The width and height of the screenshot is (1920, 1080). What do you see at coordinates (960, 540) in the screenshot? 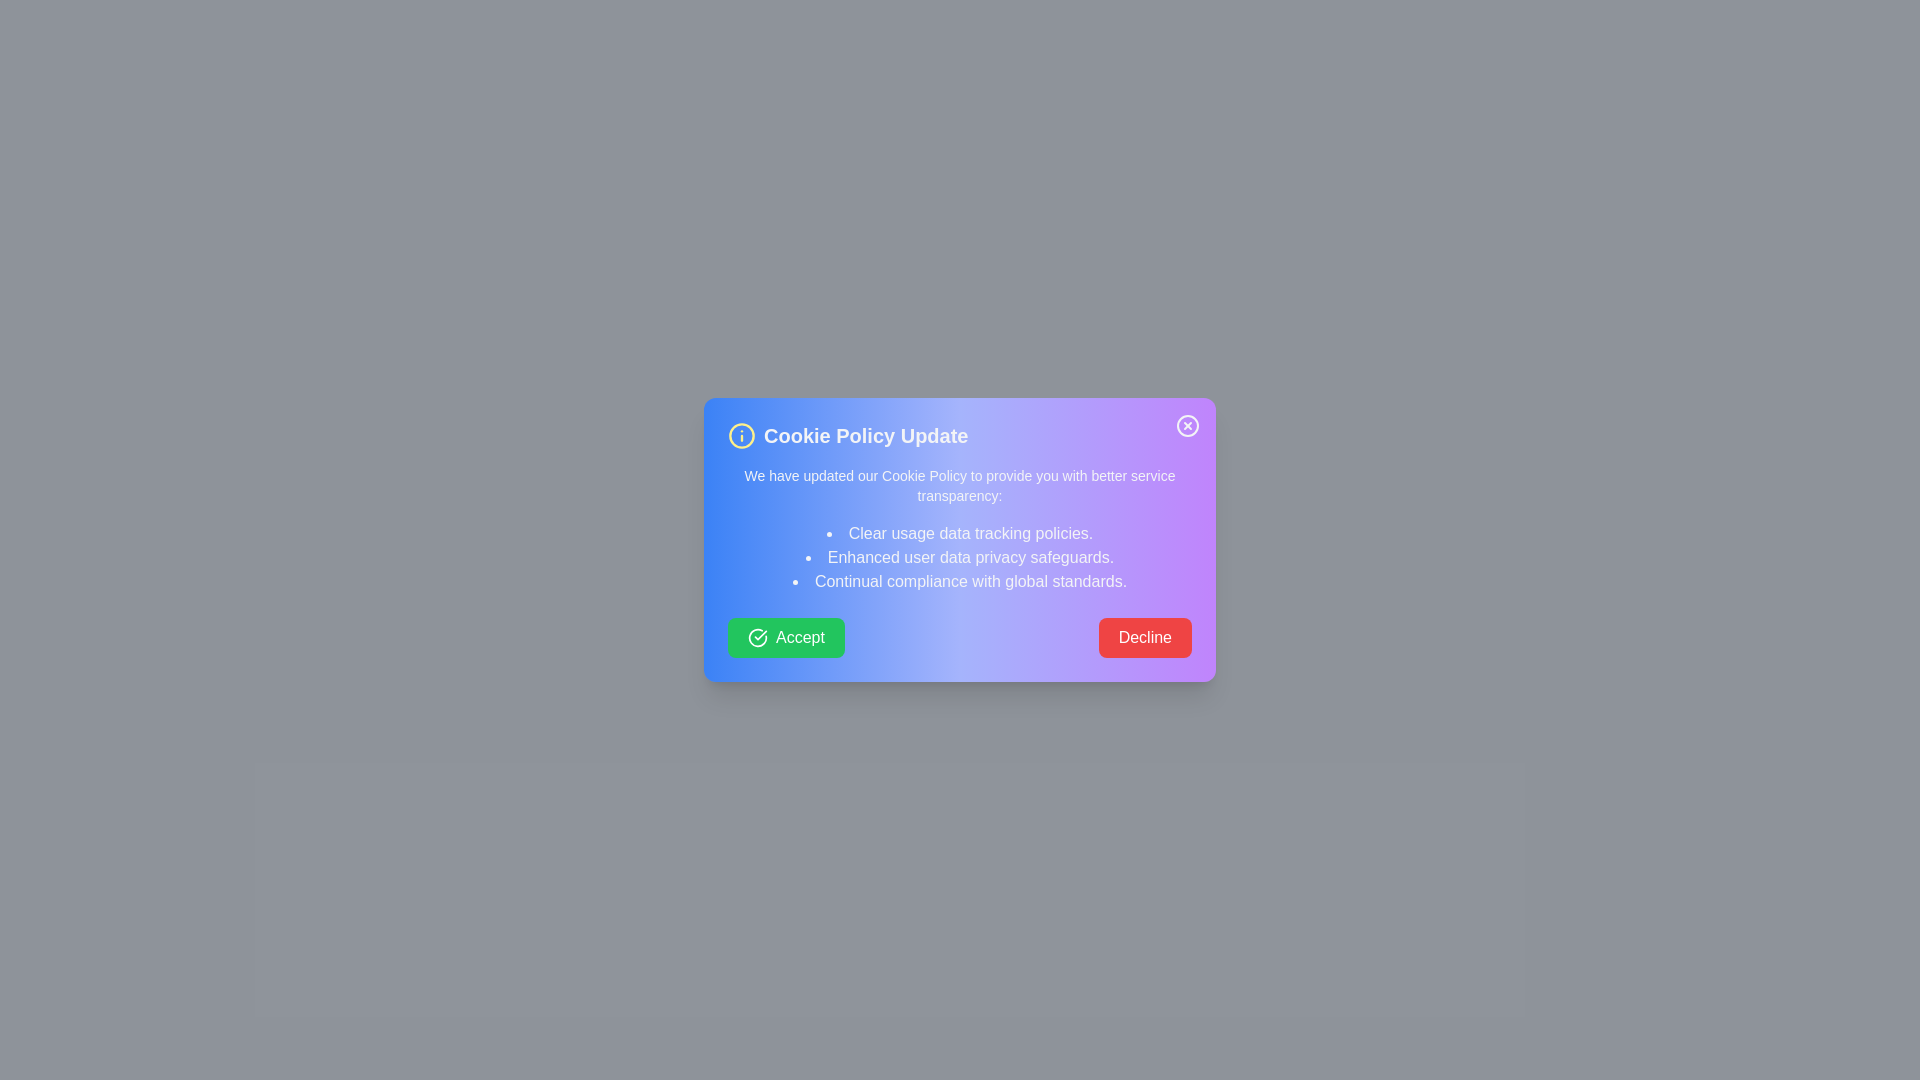
I see `the text to select a word in the policy dialog` at bounding box center [960, 540].